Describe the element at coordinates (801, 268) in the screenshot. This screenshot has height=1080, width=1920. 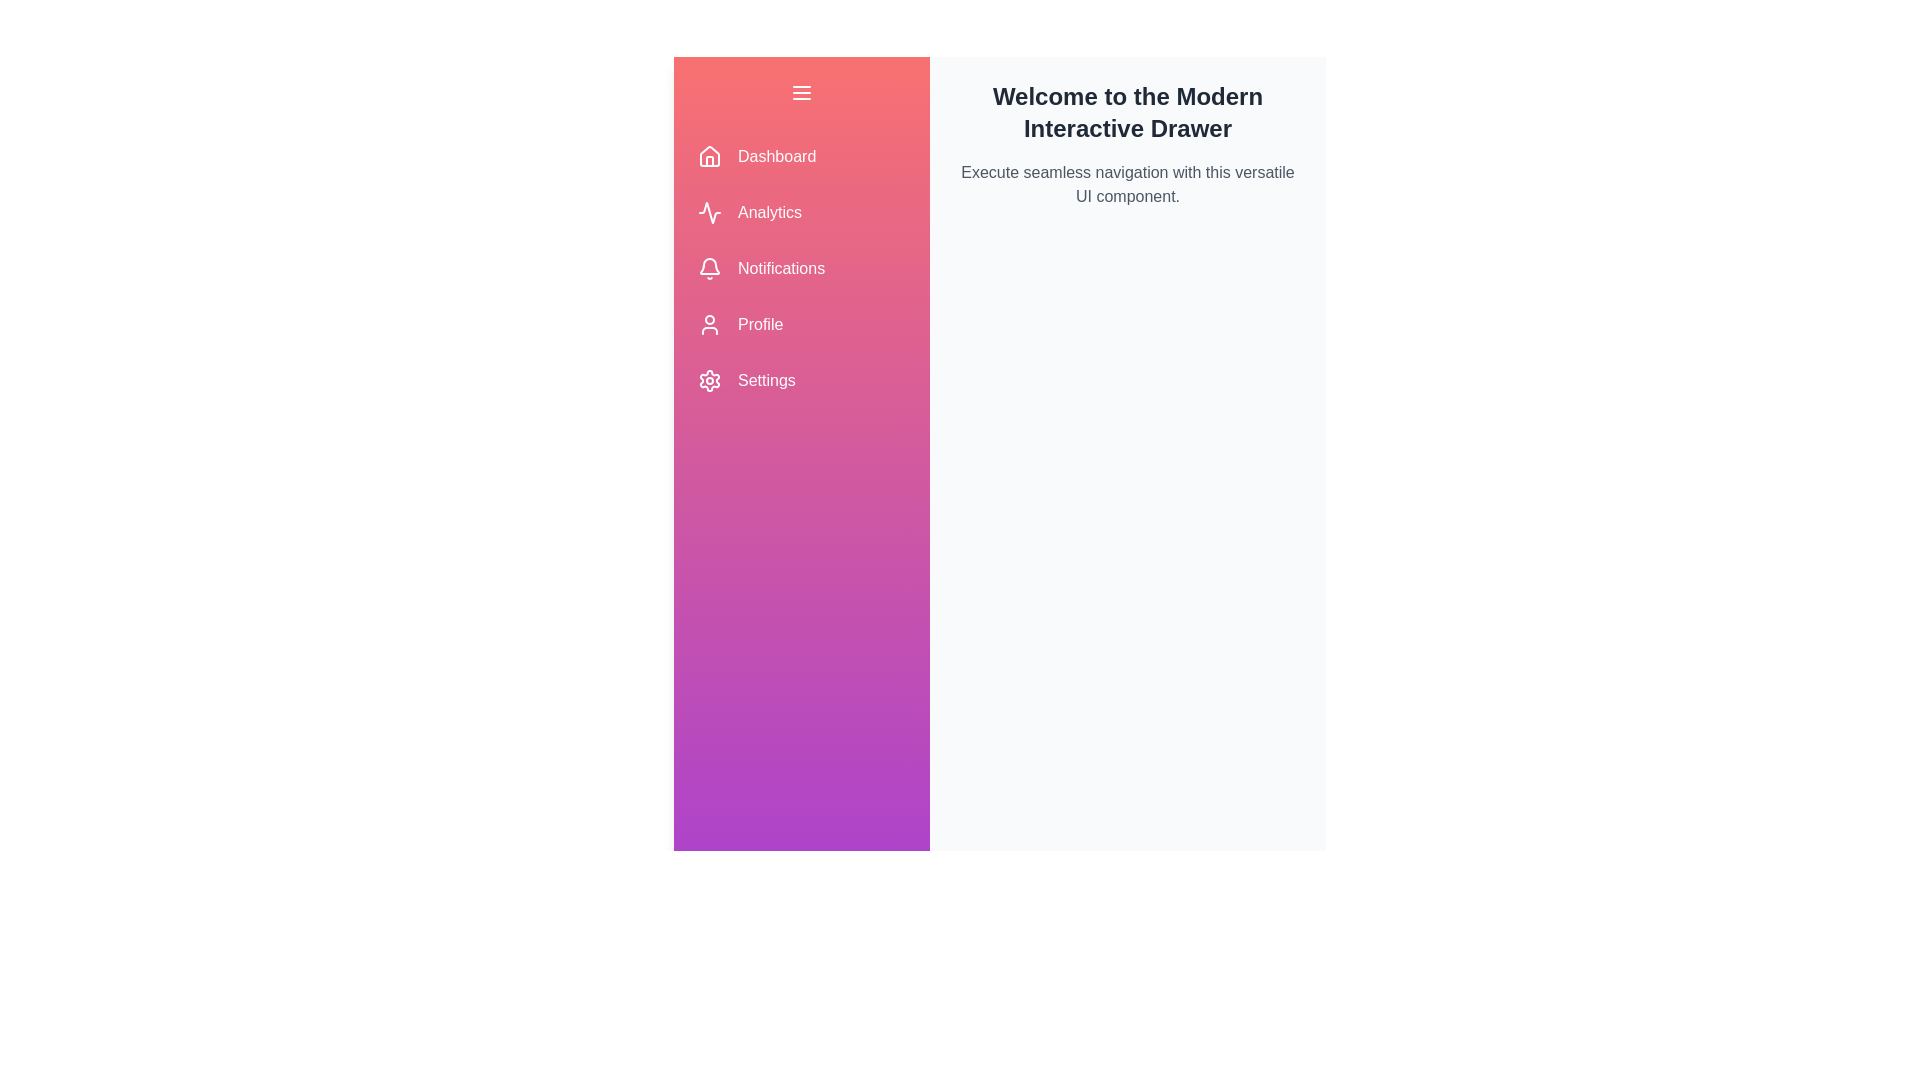
I see `the navigation item labeled Notifications` at that location.